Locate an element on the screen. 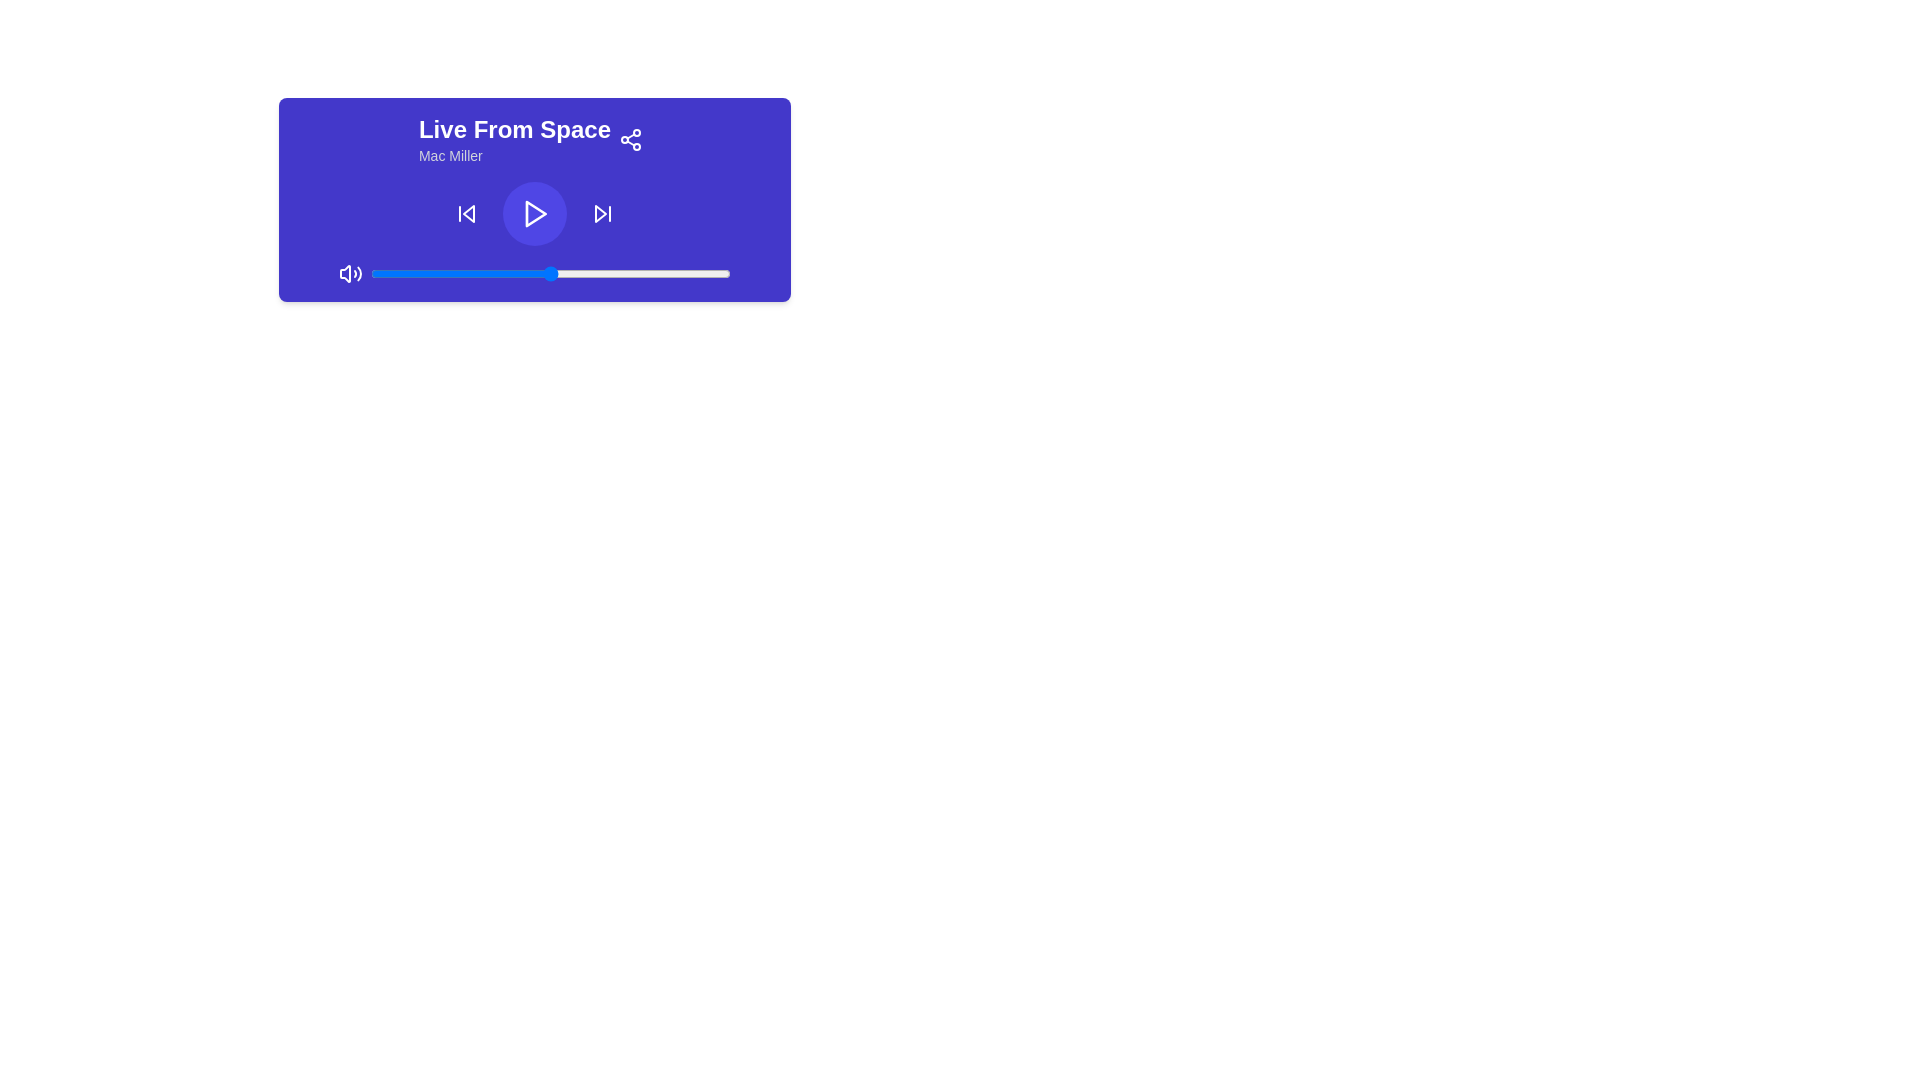  the speaker icon button on the audio control bar is located at coordinates (350, 273).